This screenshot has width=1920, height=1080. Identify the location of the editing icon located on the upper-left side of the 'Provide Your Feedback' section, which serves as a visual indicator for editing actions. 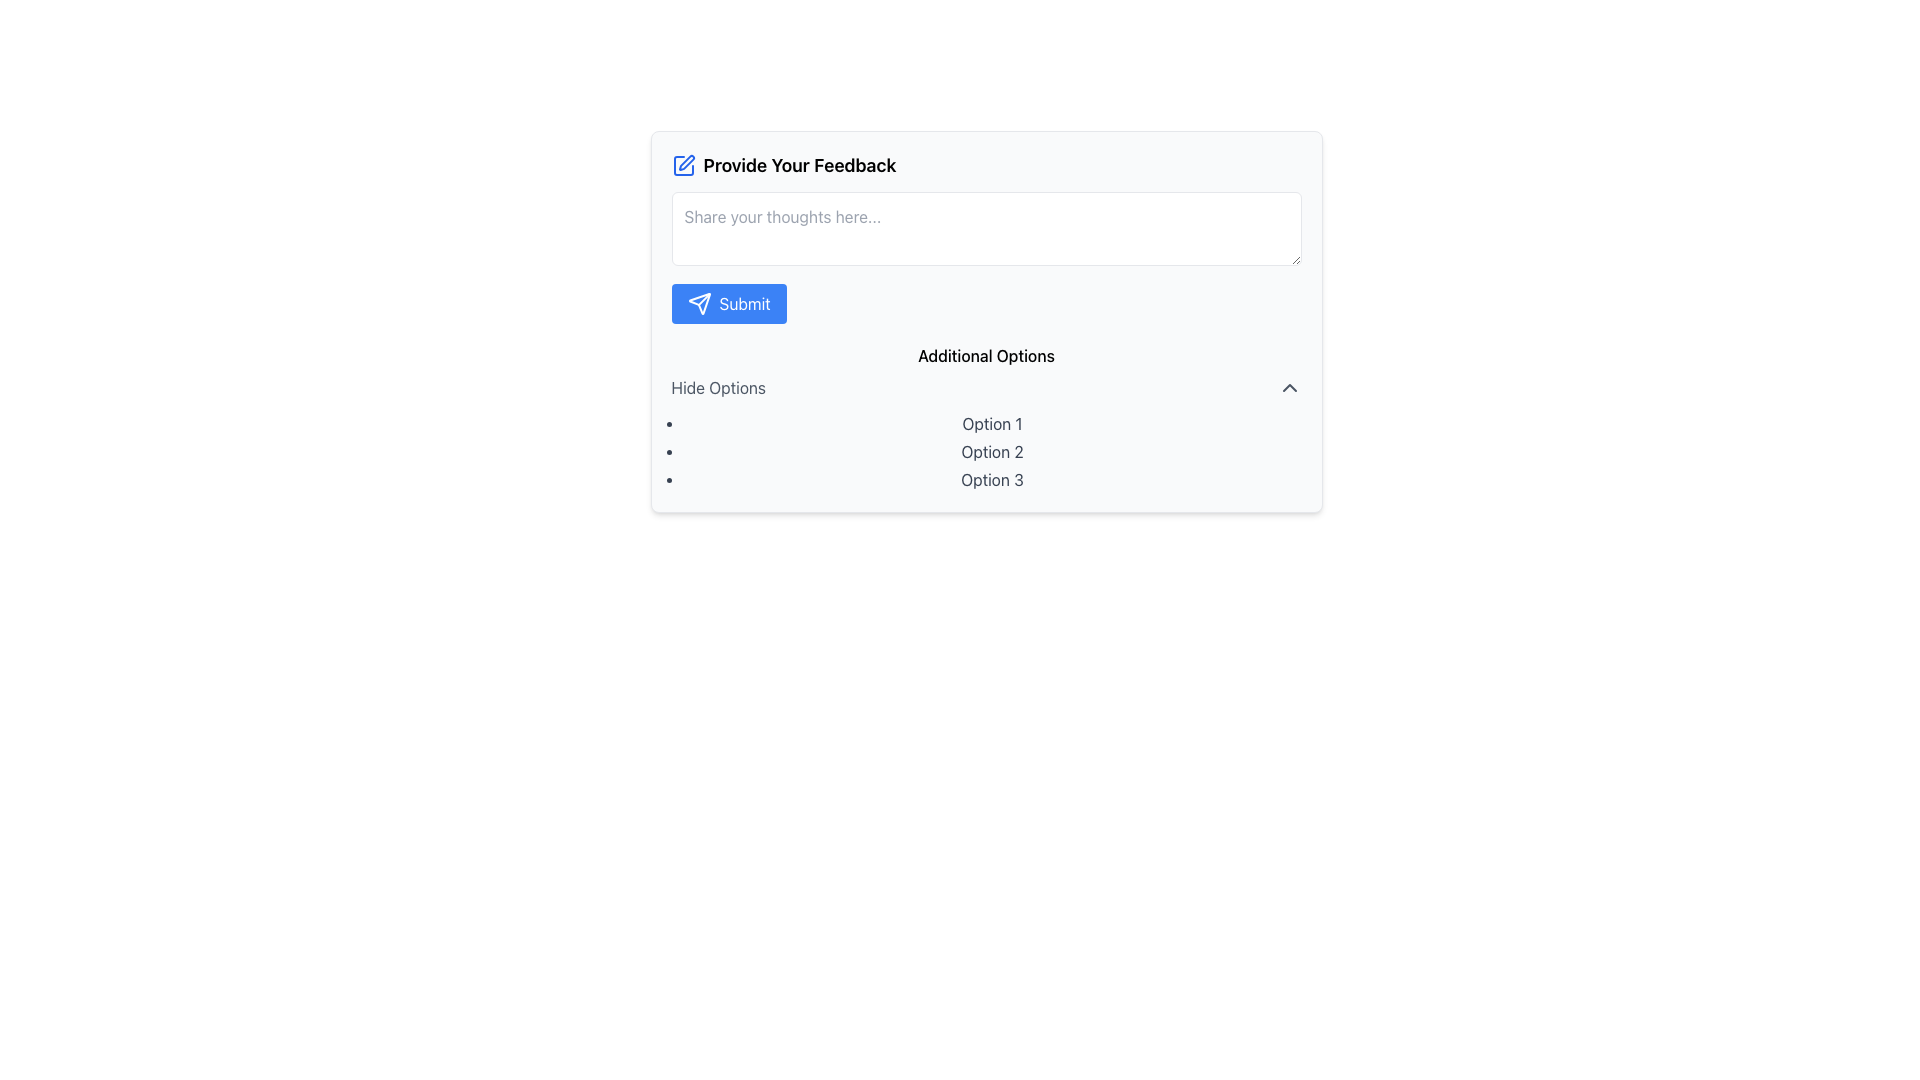
(683, 164).